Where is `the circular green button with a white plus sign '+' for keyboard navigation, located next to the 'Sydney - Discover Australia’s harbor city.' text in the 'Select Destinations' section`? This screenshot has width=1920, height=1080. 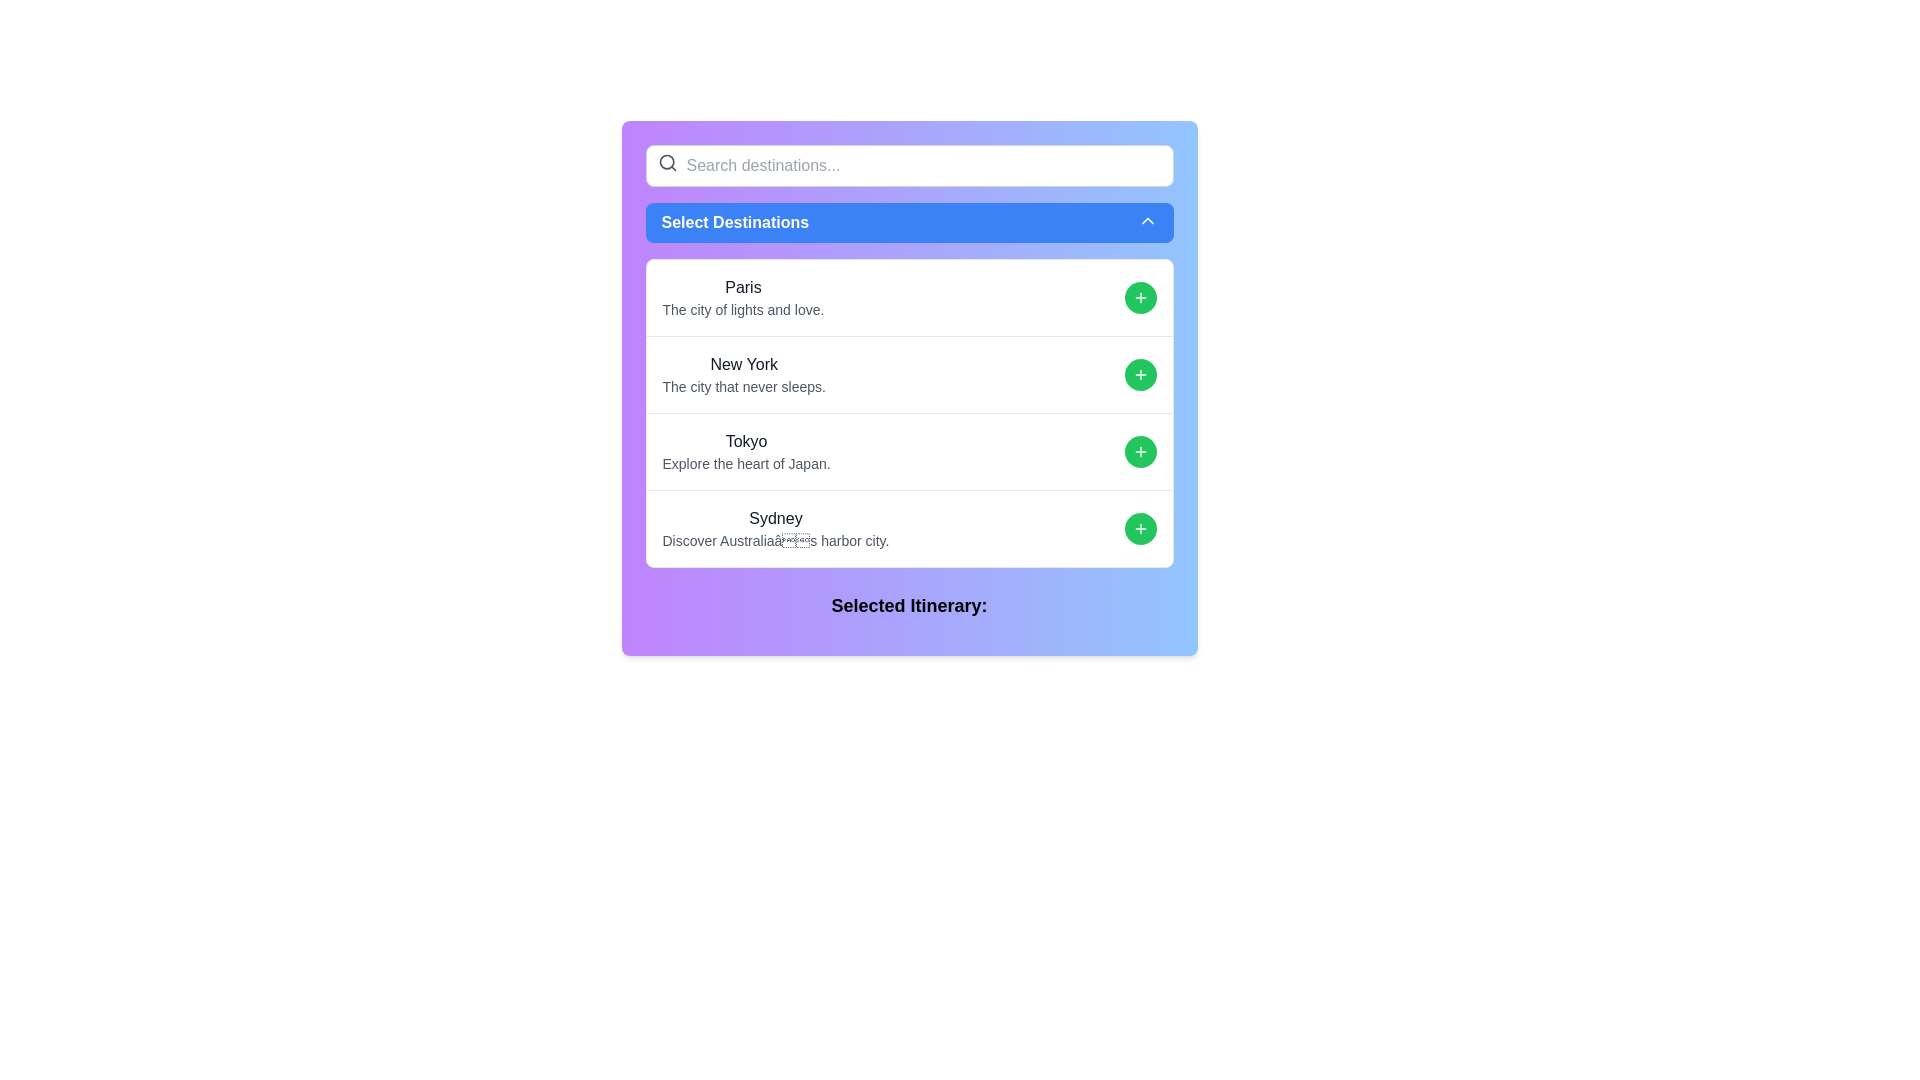
the circular green button with a white plus sign '+' for keyboard navigation, located next to the 'Sydney - Discover Australia’s harbor city.' text in the 'Select Destinations' section is located at coordinates (1140, 527).